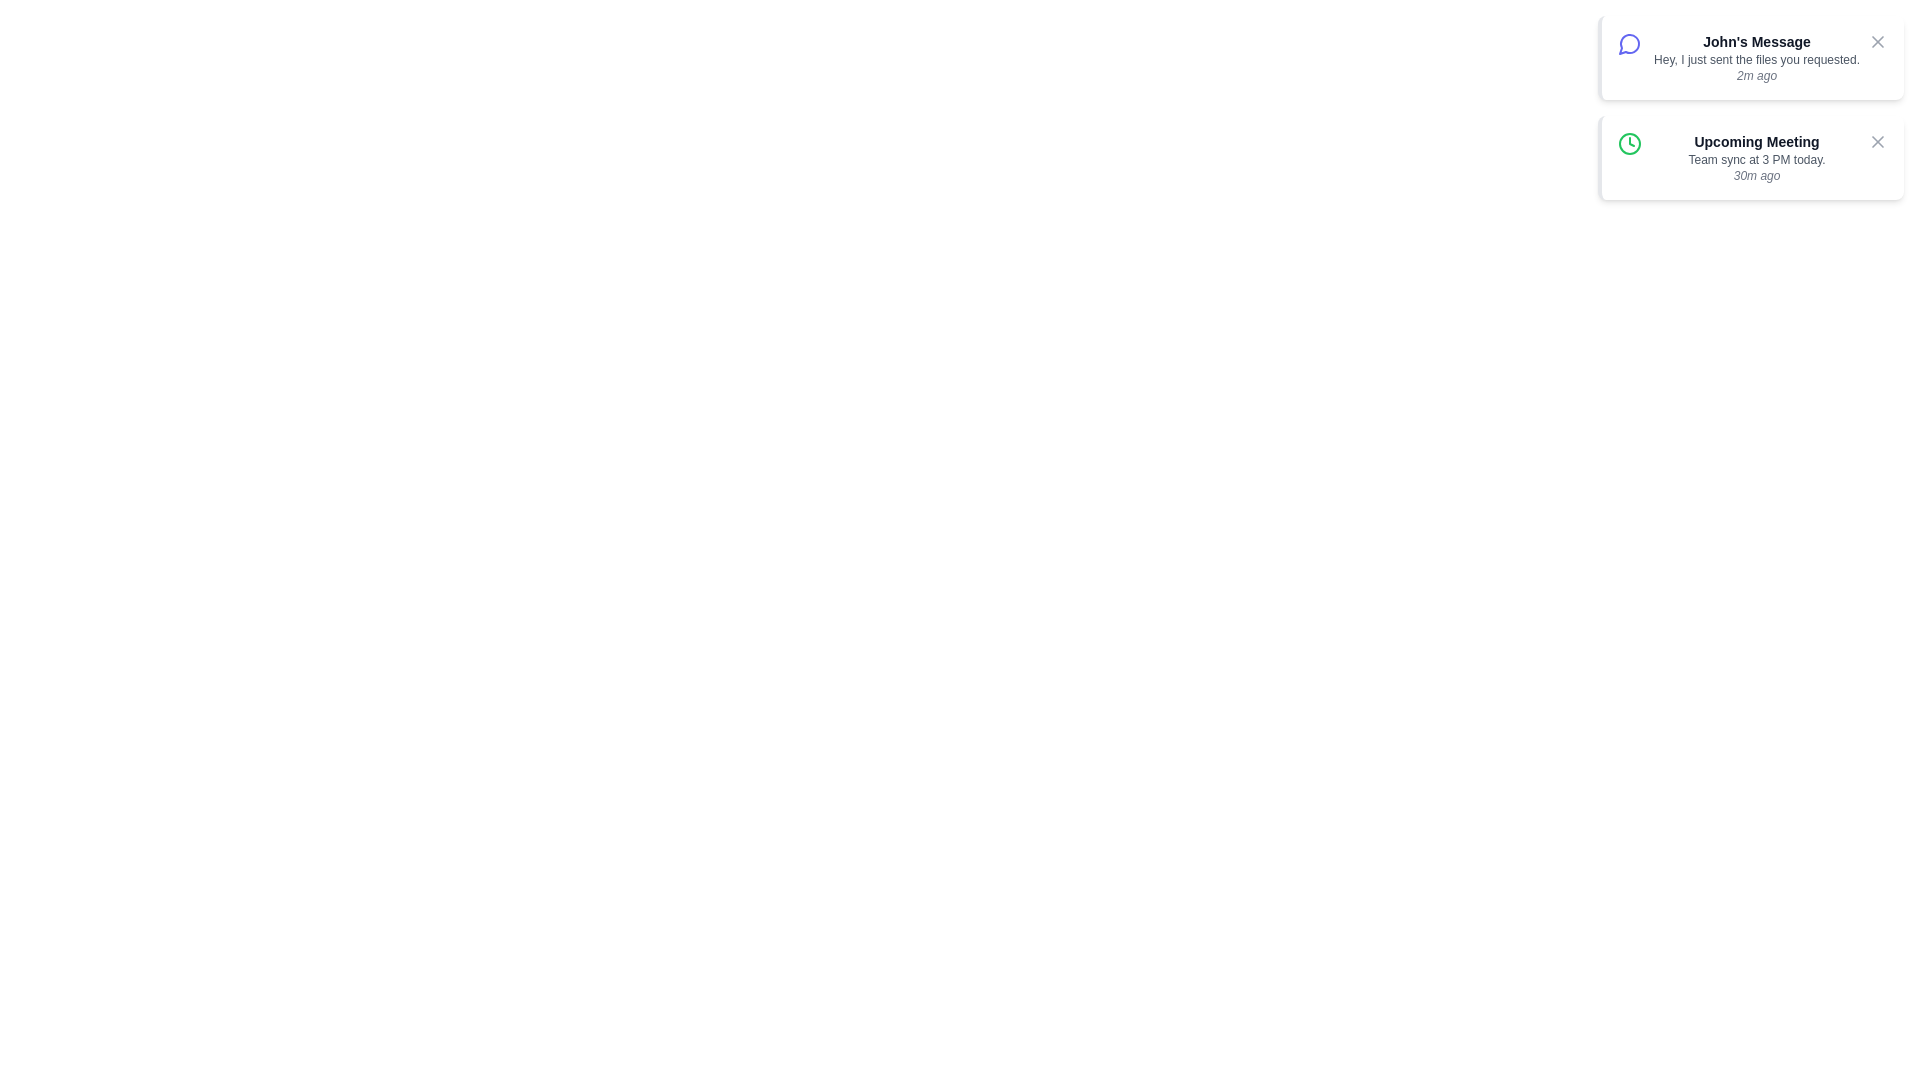 This screenshot has height=1080, width=1920. Describe the element at coordinates (1876, 42) in the screenshot. I see `close button for the notification titled John's Message` at that location.